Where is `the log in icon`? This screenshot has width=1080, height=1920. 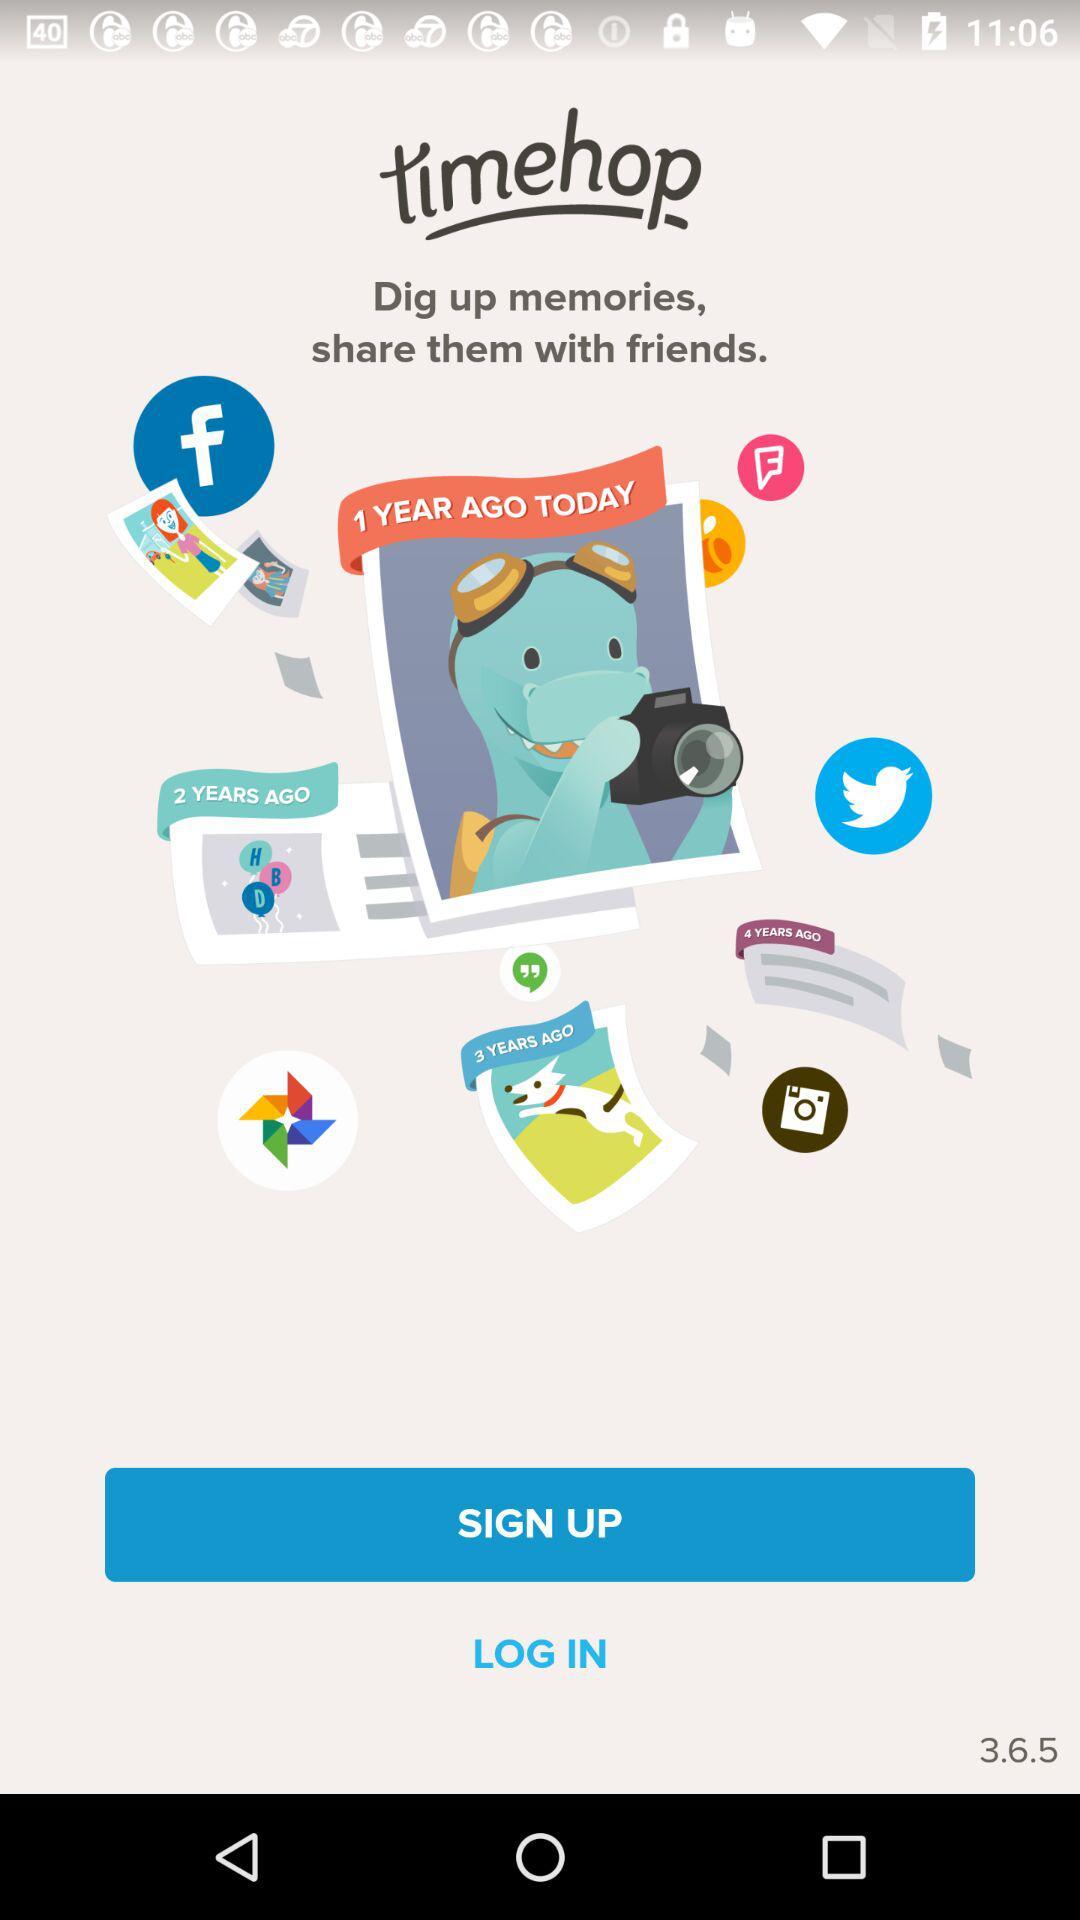 the log in icon is located at coordinates (540, 1655).